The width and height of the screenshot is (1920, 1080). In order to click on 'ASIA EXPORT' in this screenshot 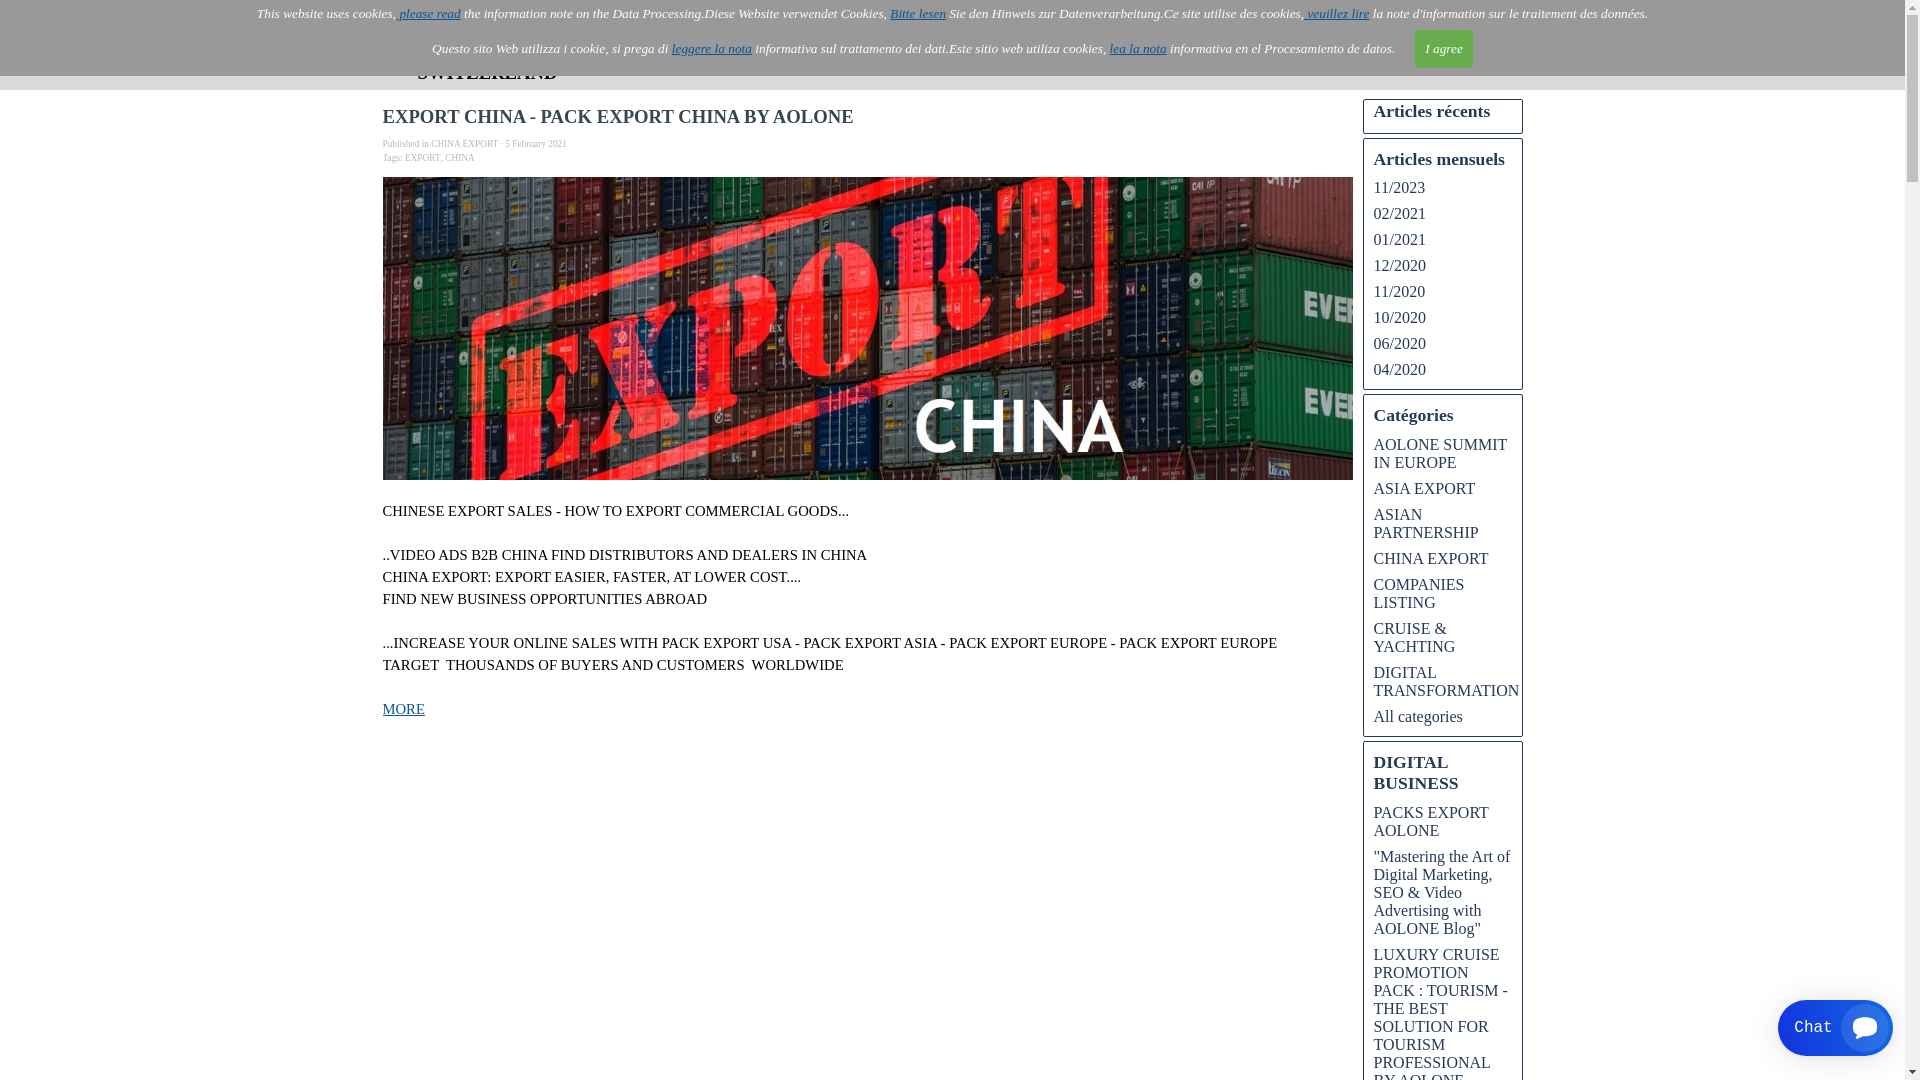, I will do `click(1424, 488)`.